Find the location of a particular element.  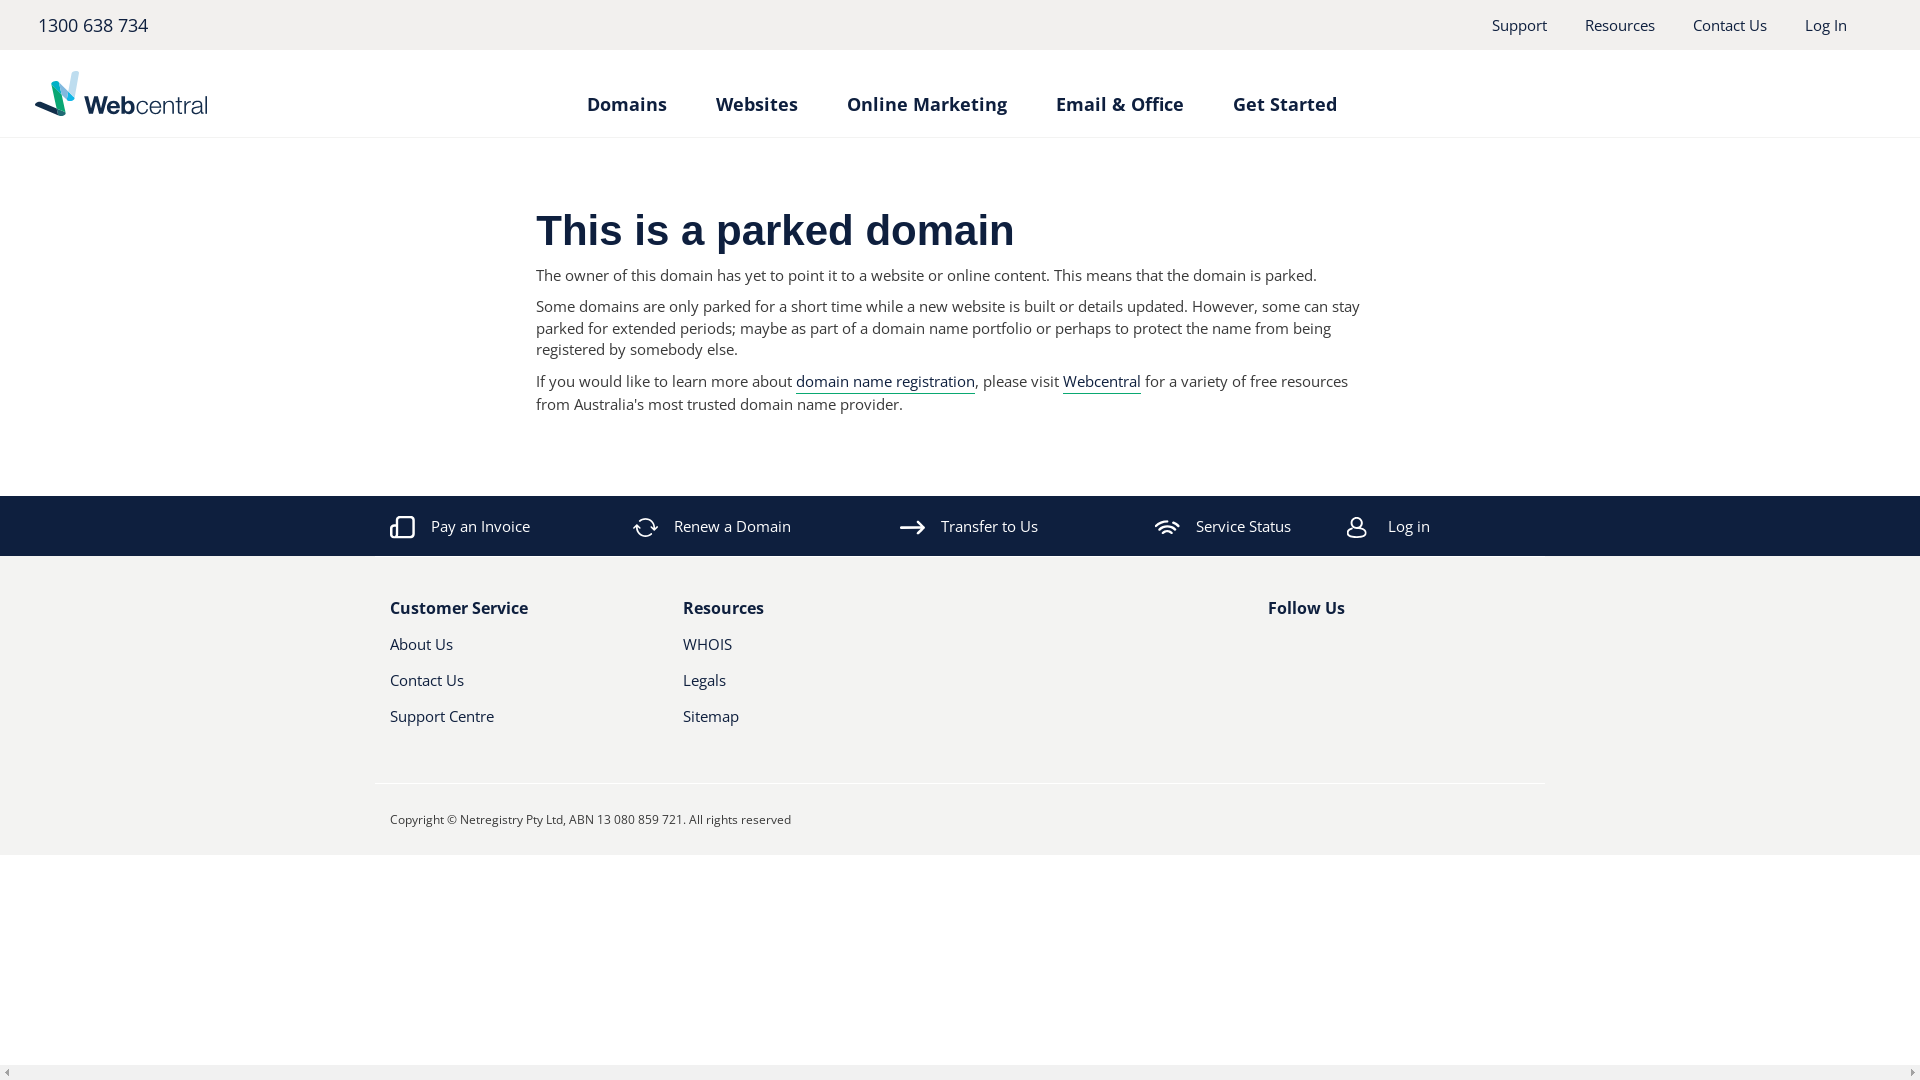

'Contact Us' is located at coordinates (501, 686).